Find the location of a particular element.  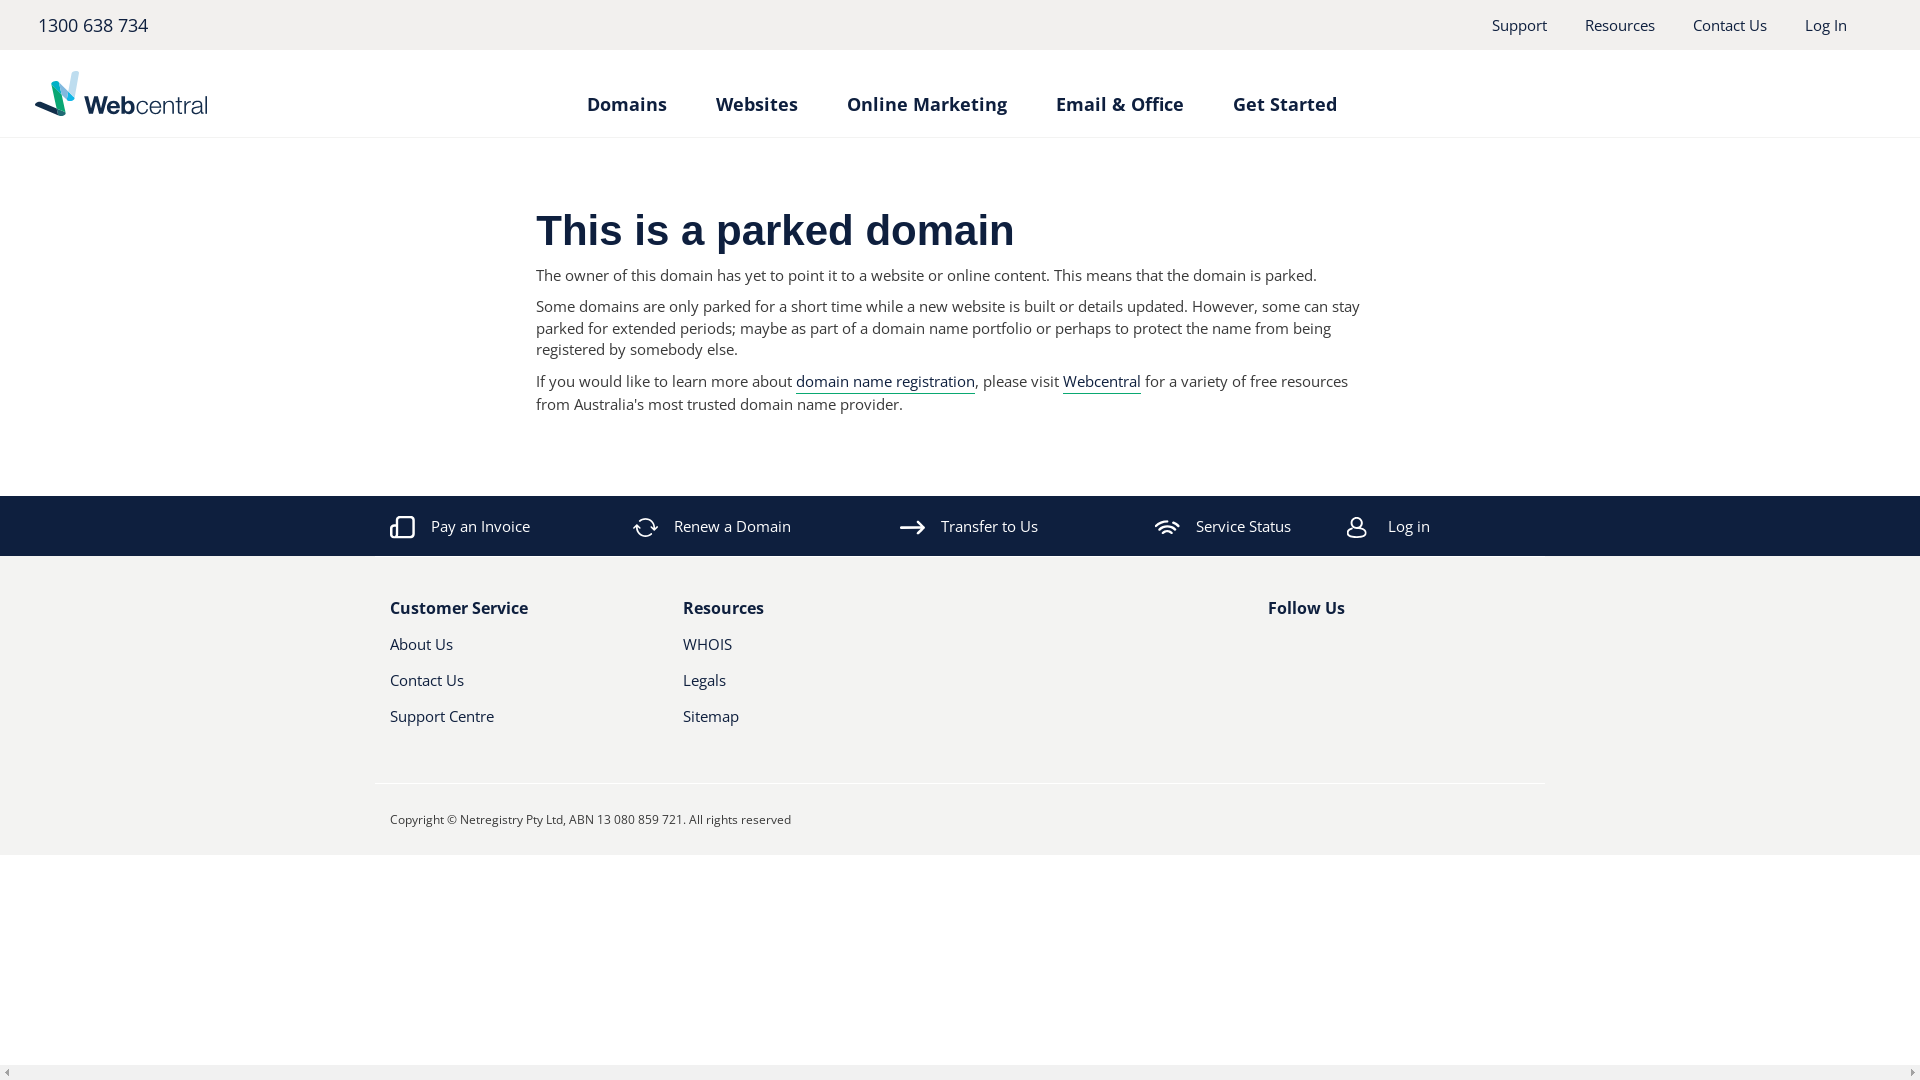

'Contact Us' is located at coordinates (501, 686).